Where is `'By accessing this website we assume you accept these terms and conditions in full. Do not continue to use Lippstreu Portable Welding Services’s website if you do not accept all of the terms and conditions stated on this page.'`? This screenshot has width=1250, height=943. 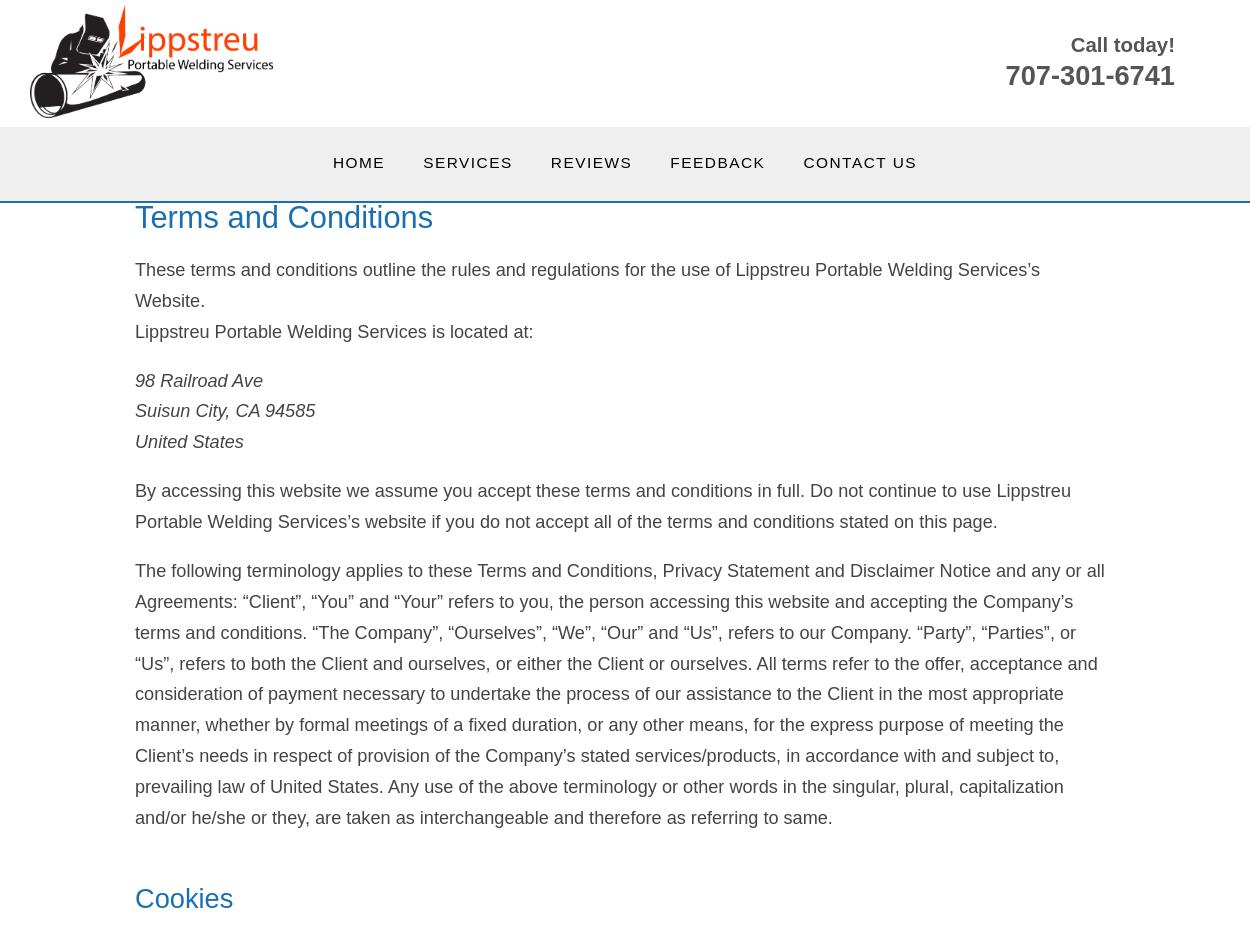
'By accessing this website we assume you accept these terms and conditions in full. Do not continue to use Lippstreu Portable Welding Services’s website if you do not accept all of the terms and conditions stated on this page.' is located at coordinates (601, 505).